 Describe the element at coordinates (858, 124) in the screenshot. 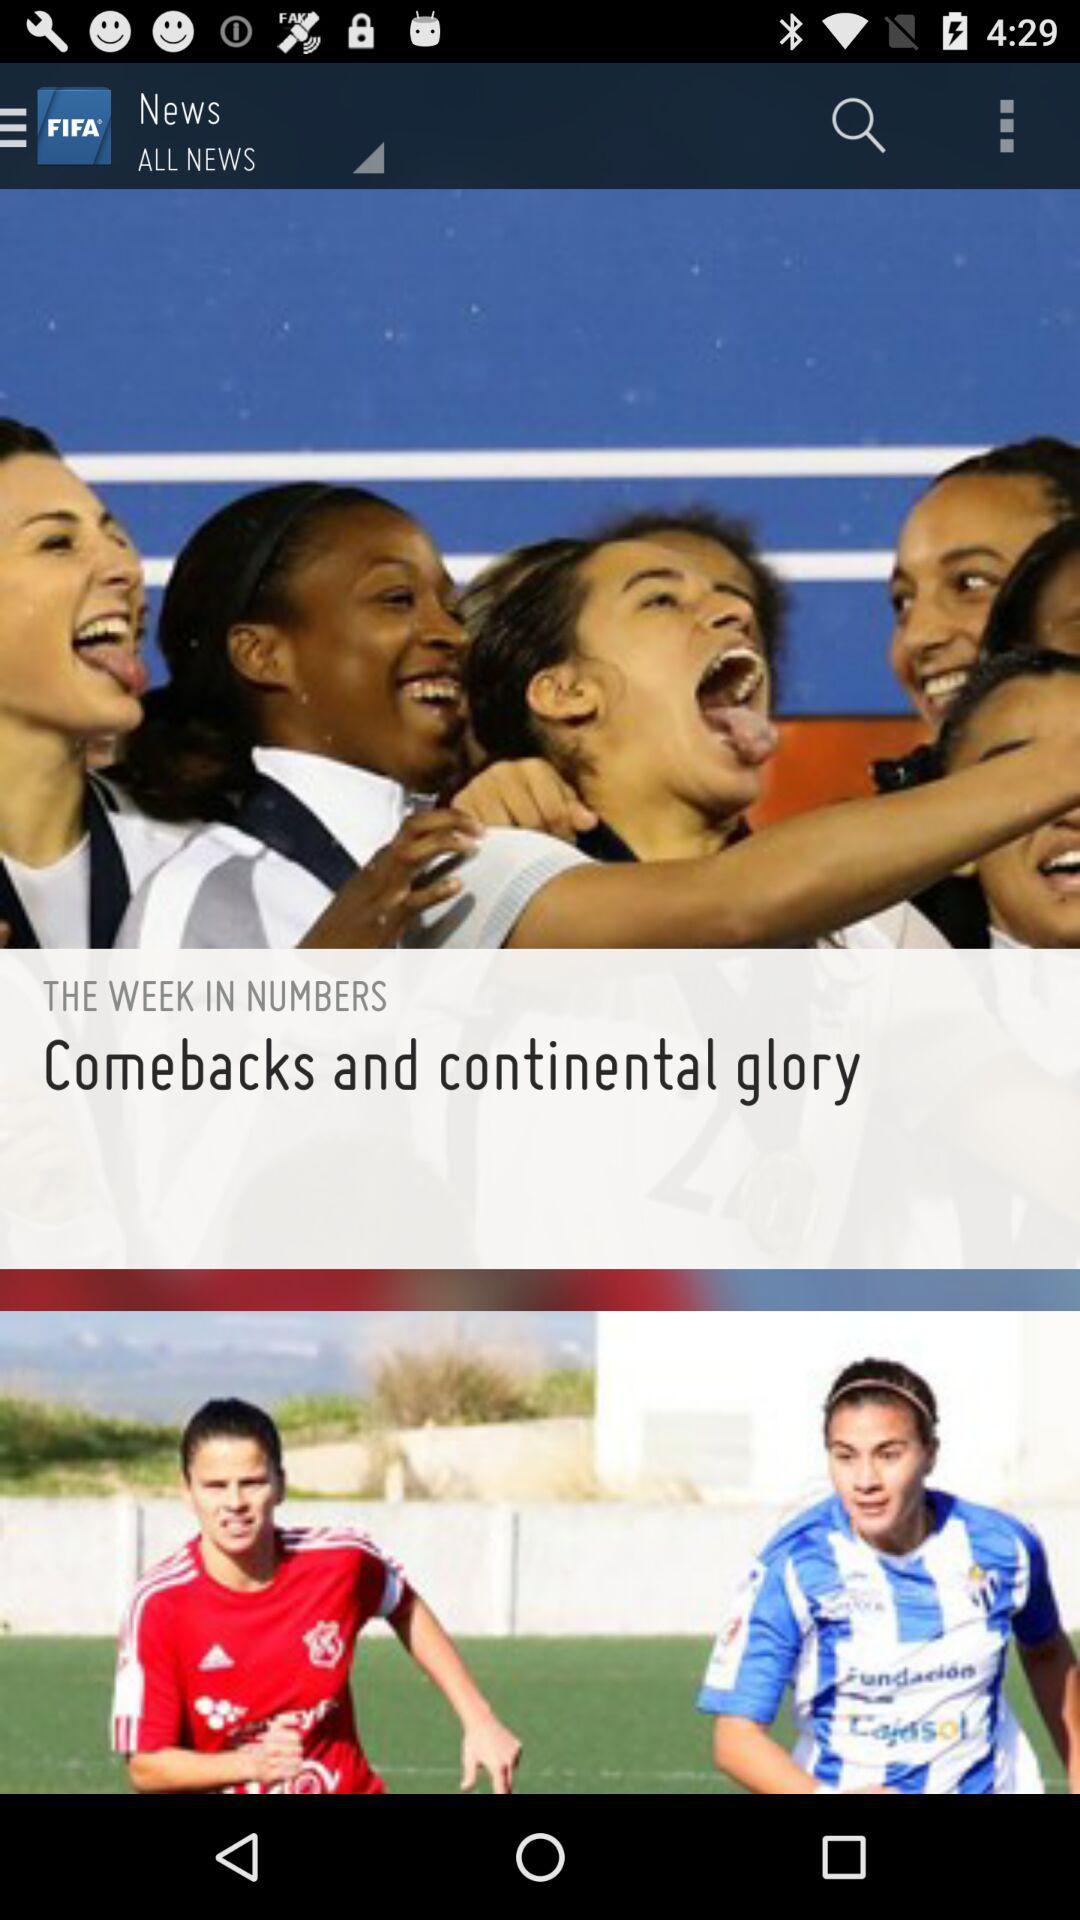

I see `item to the right of all news` at that location.